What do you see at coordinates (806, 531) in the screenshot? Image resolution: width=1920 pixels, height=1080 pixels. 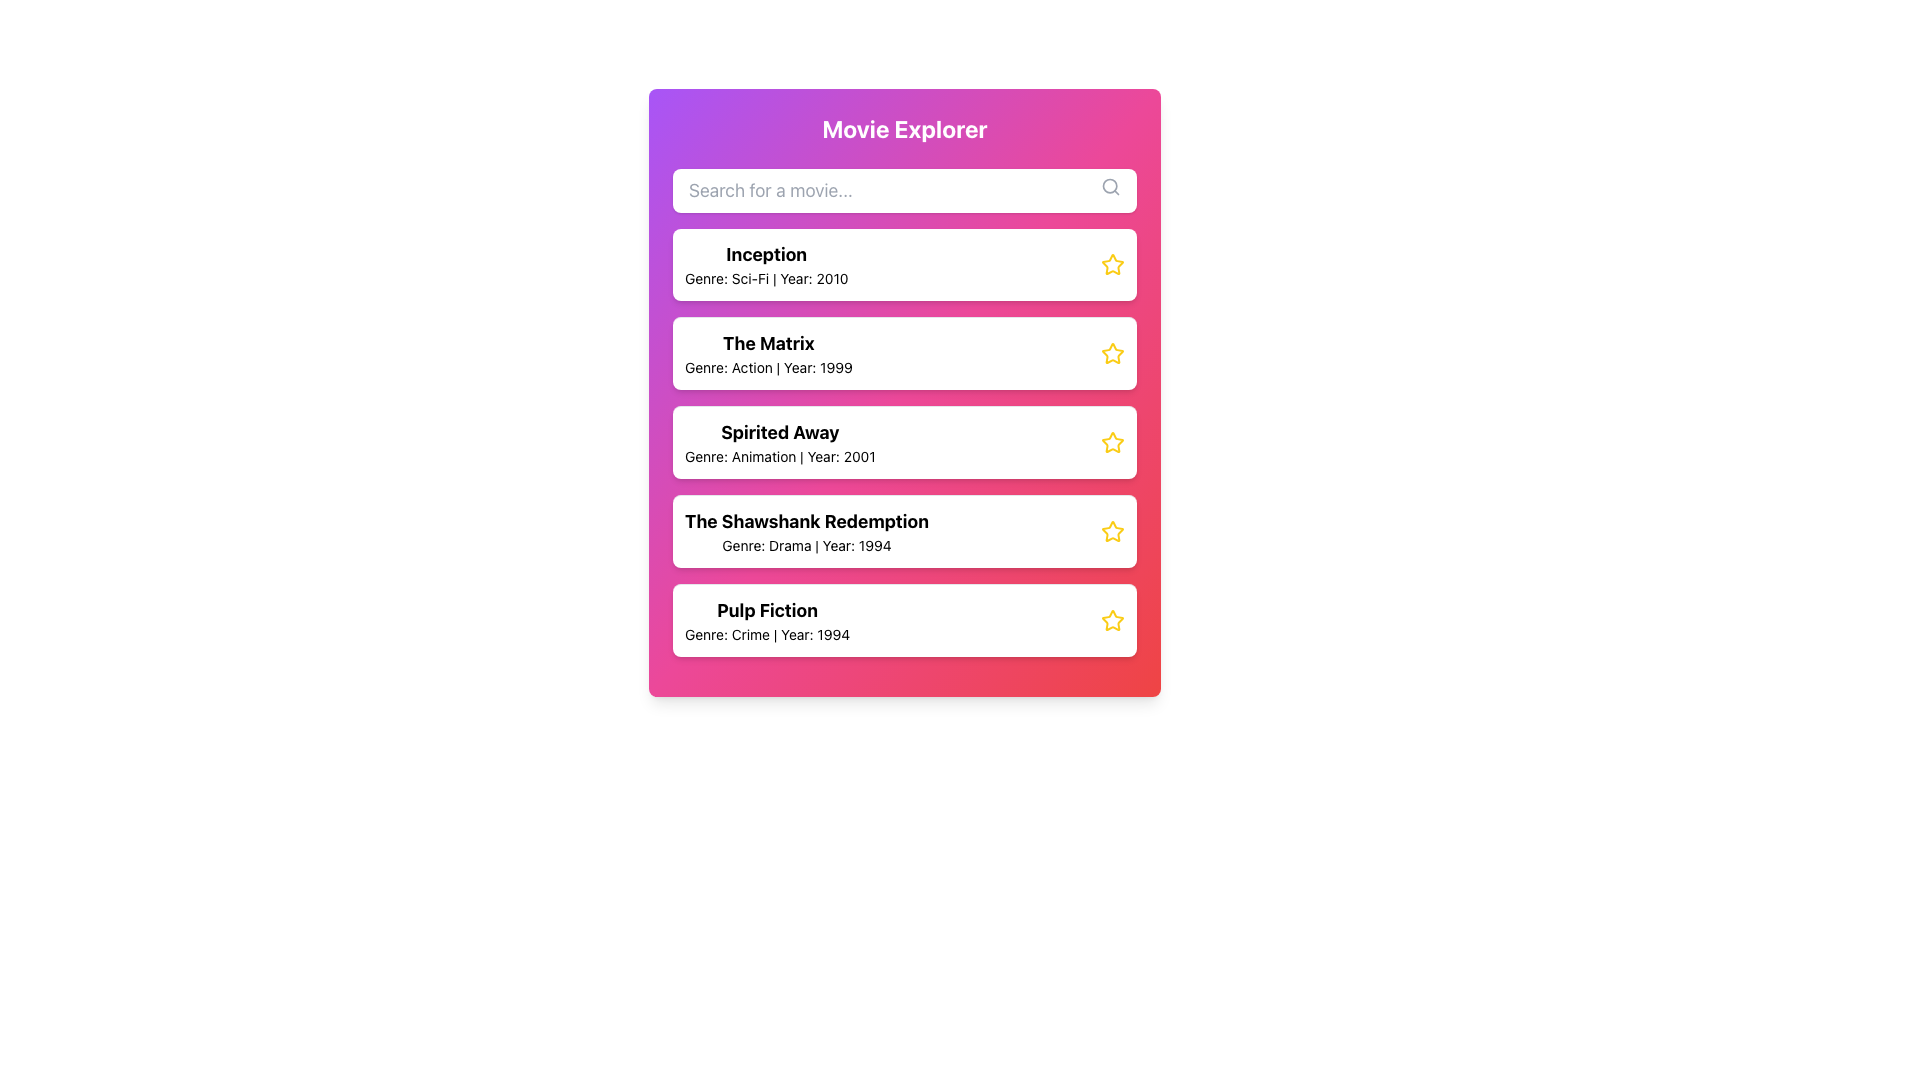 I see `the text block displaying information about the movie 'The Shawshank Redemption' located in the third card under 'Movie Explorer'` at bounding box center [806, 531].